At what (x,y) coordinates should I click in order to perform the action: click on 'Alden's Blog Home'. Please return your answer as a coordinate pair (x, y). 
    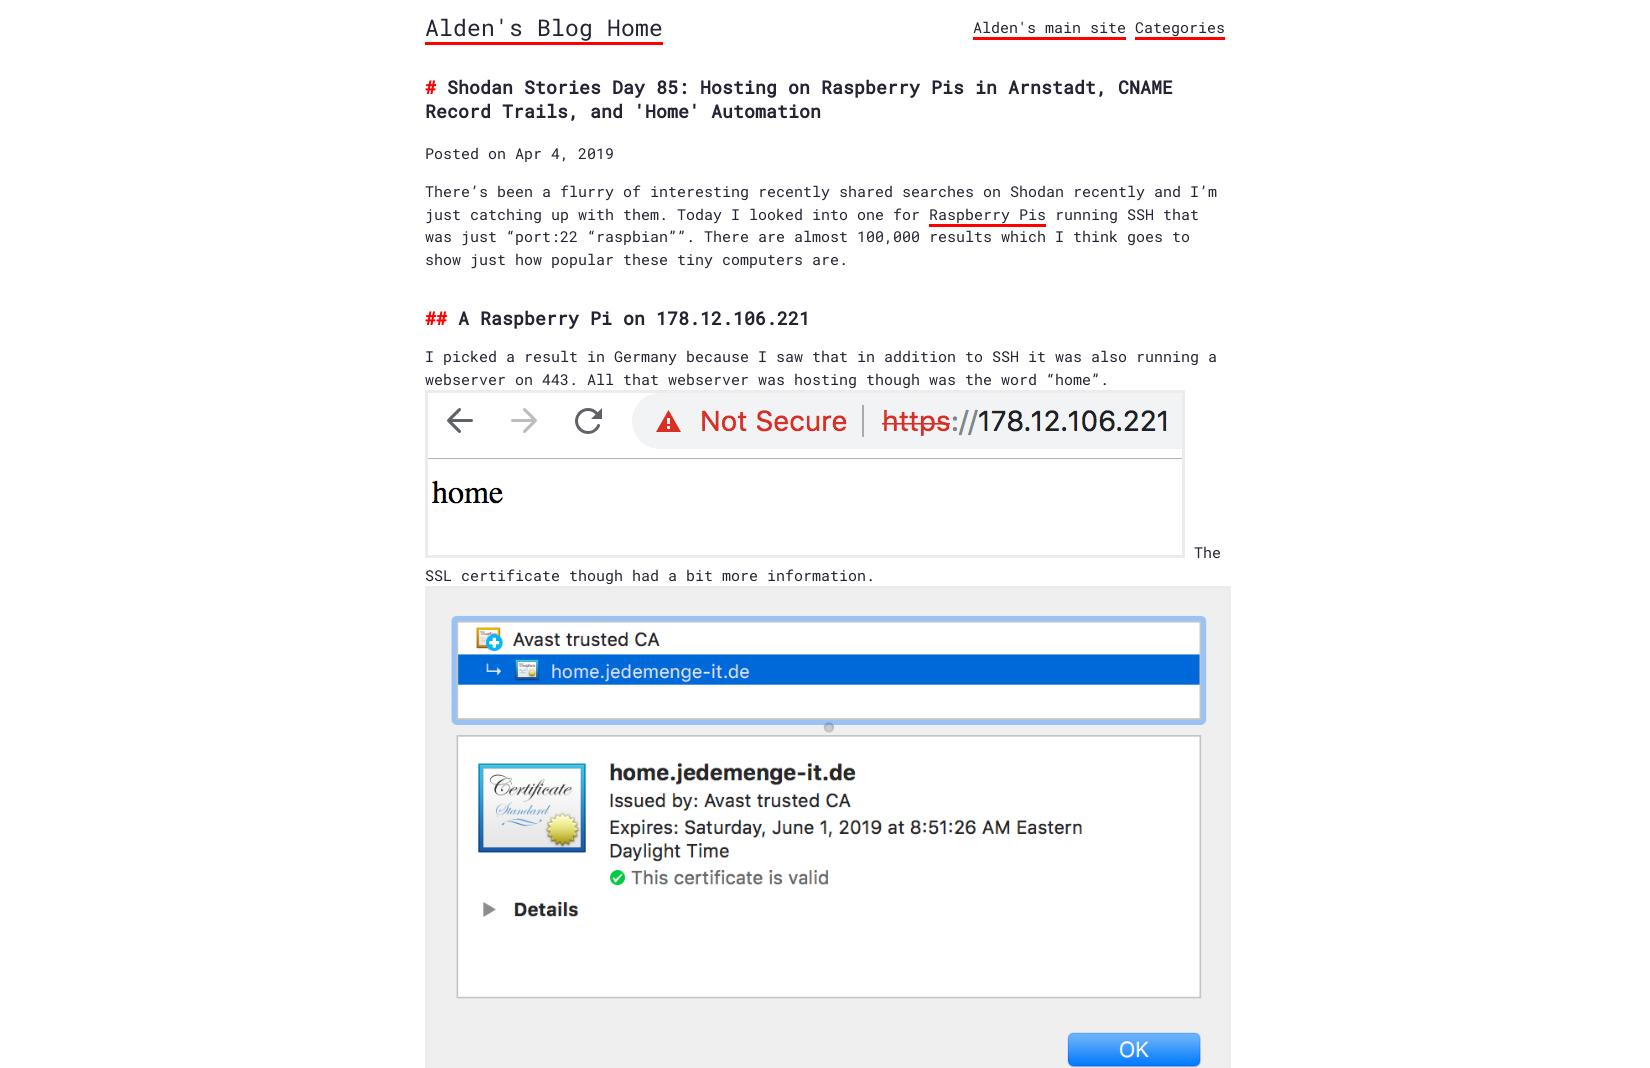
    Looking at the image, I should click on (543, 26).